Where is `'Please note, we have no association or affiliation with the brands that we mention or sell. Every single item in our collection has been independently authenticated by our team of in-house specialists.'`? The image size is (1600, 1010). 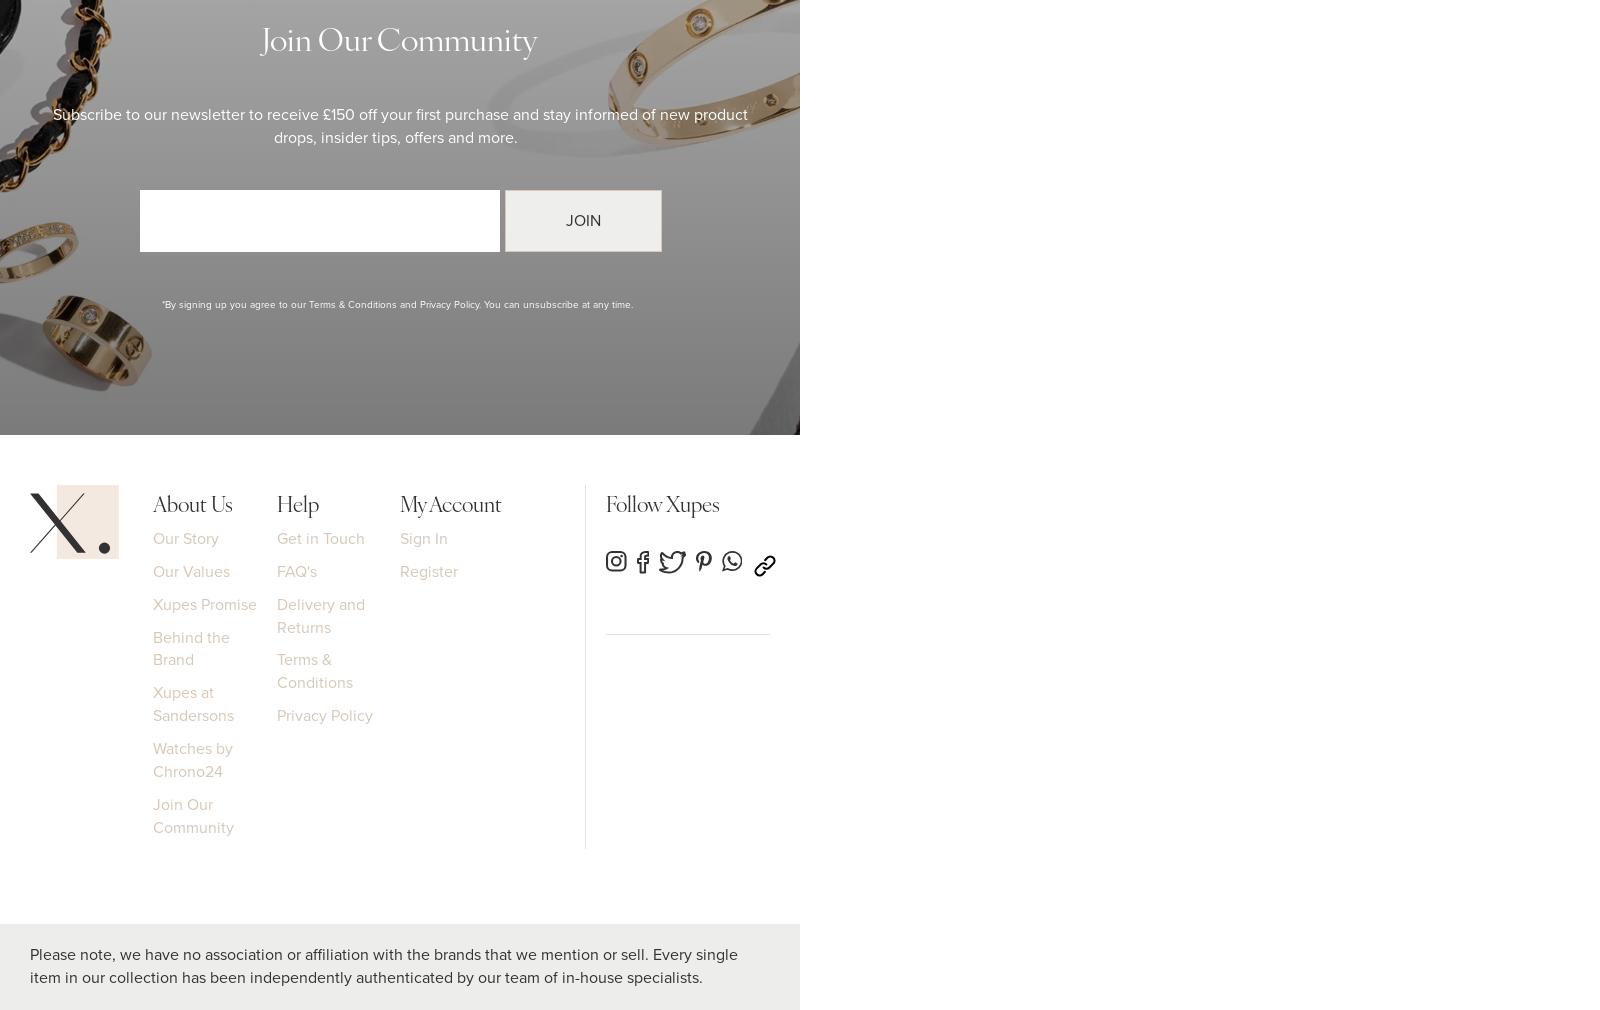
'Please note, we have no association or affiliation with the brands that we mention or sell. Every single item in our collection has been independently authenticated by our team of in-house specialists.' is located at coordinates (384, 965).